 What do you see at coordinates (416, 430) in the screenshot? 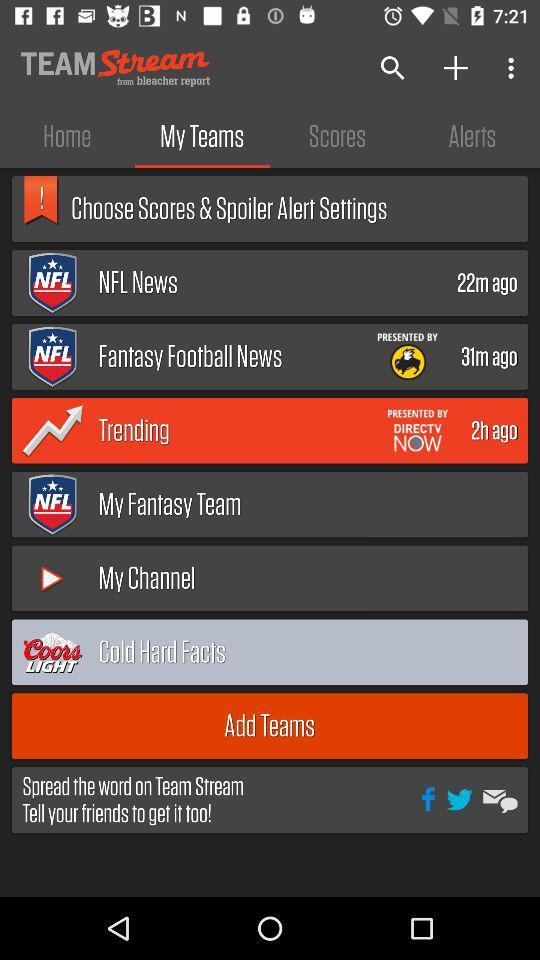
I see `advertisement` at bounding box center [416, 430].